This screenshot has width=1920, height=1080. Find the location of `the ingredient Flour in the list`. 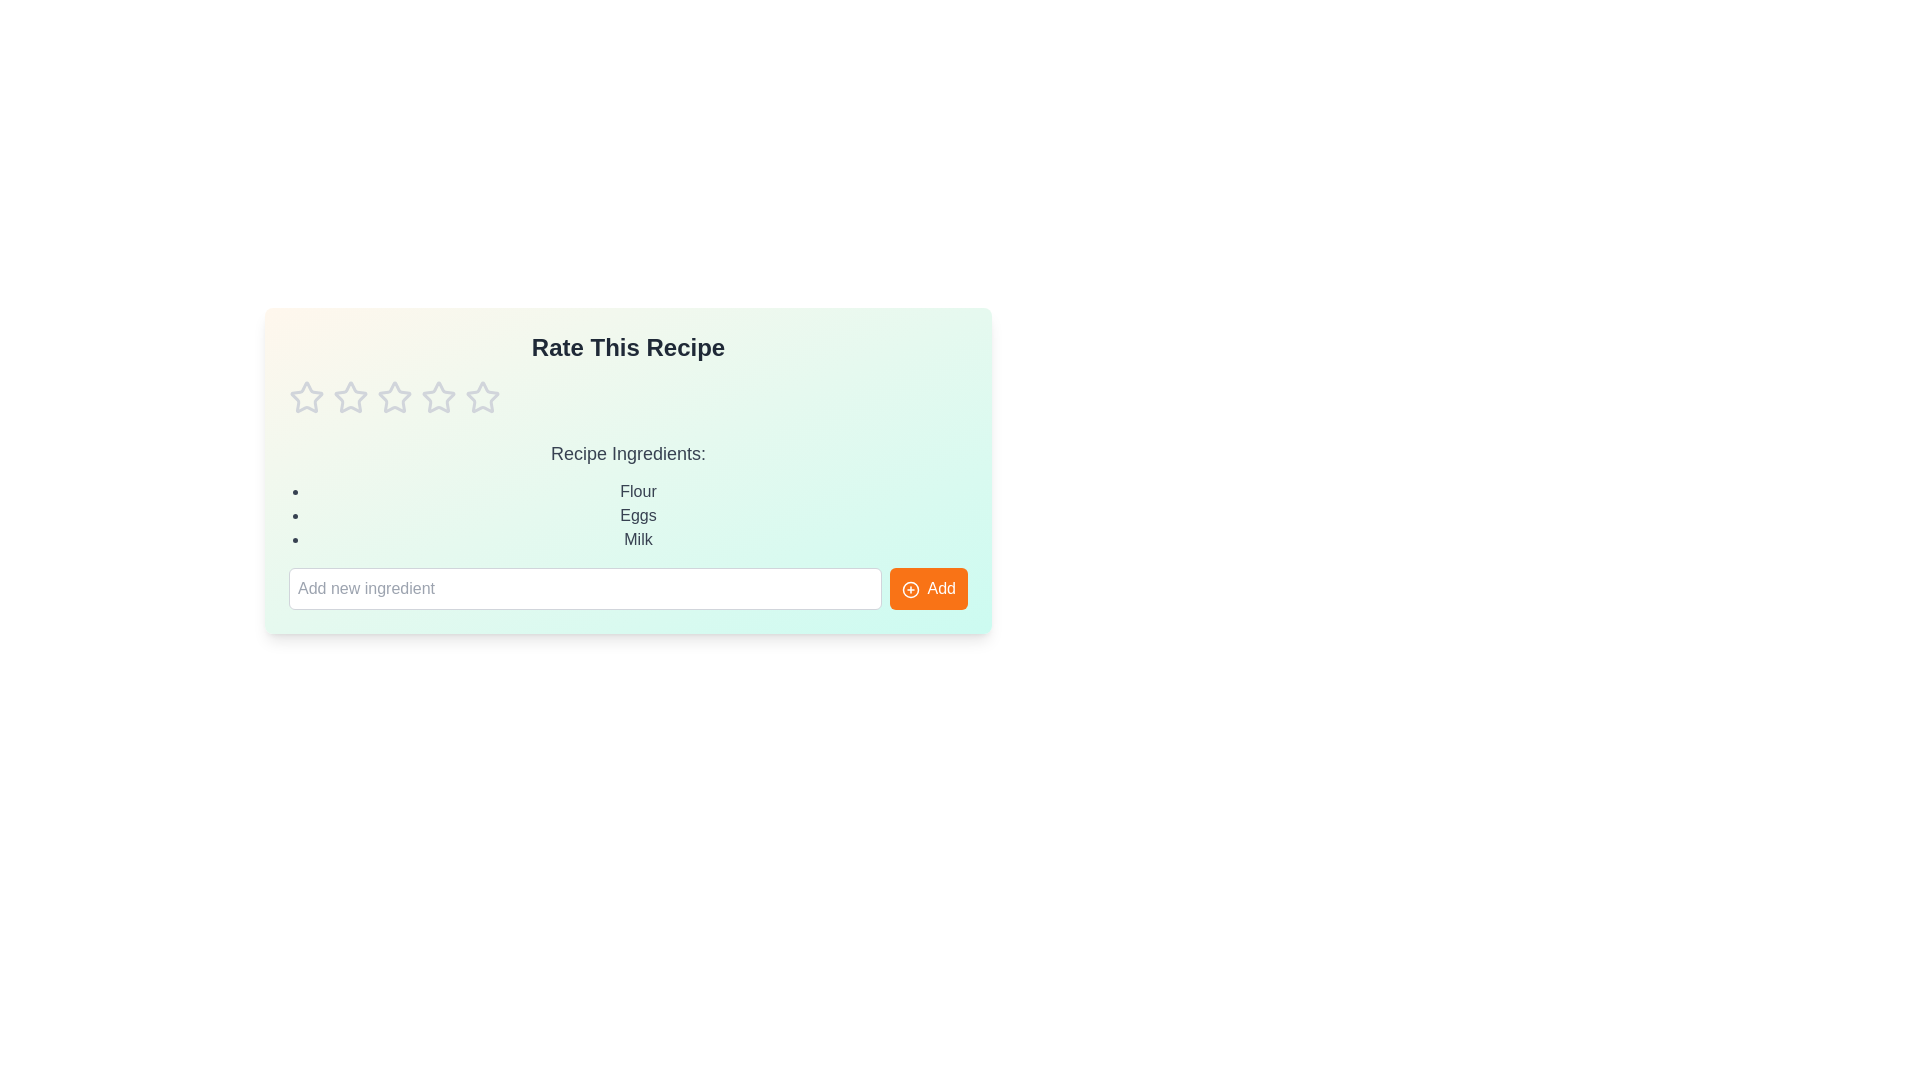

the ingredient Flour in the list is located at coordinates (637, 492).